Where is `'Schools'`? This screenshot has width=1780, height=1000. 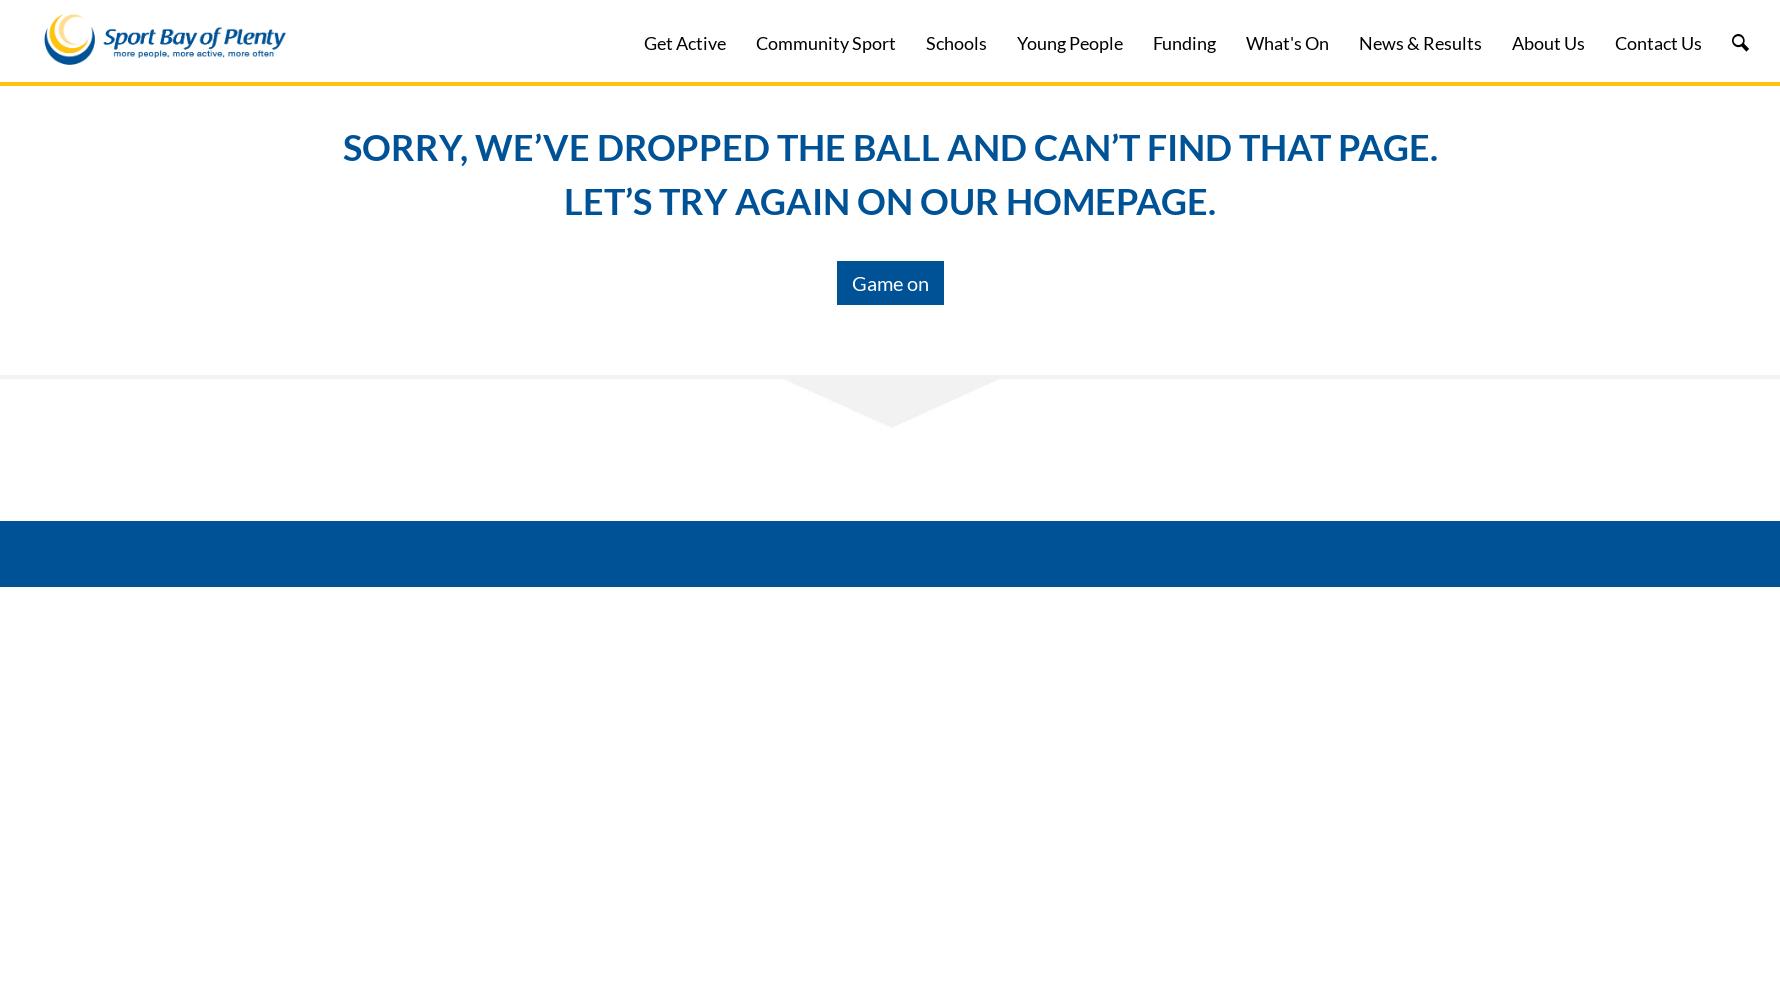 'Schools' is located at coordinates (956, 43).